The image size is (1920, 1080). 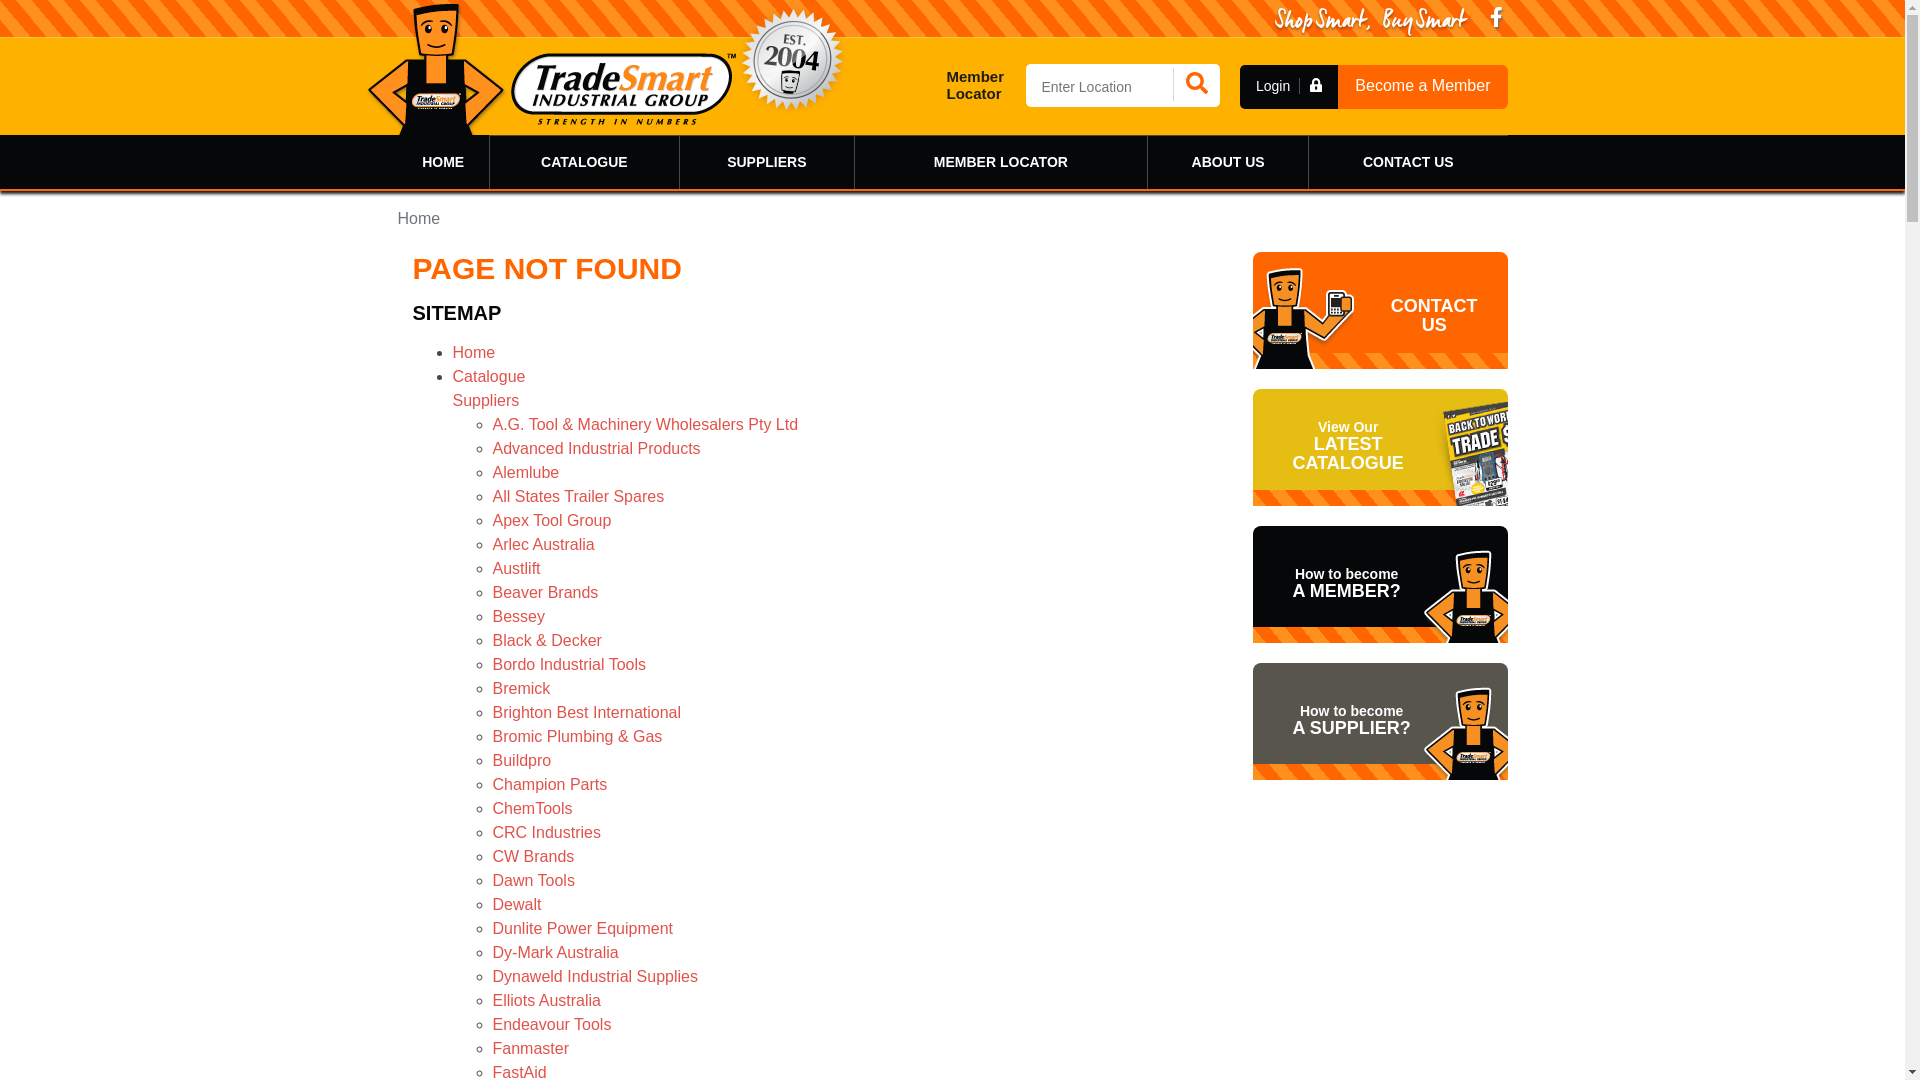 What do you see at coordinates (1001, 161) in the screenshot?
I see `'MEMBER LOCATOR'` at bounding box center [1001, 161].